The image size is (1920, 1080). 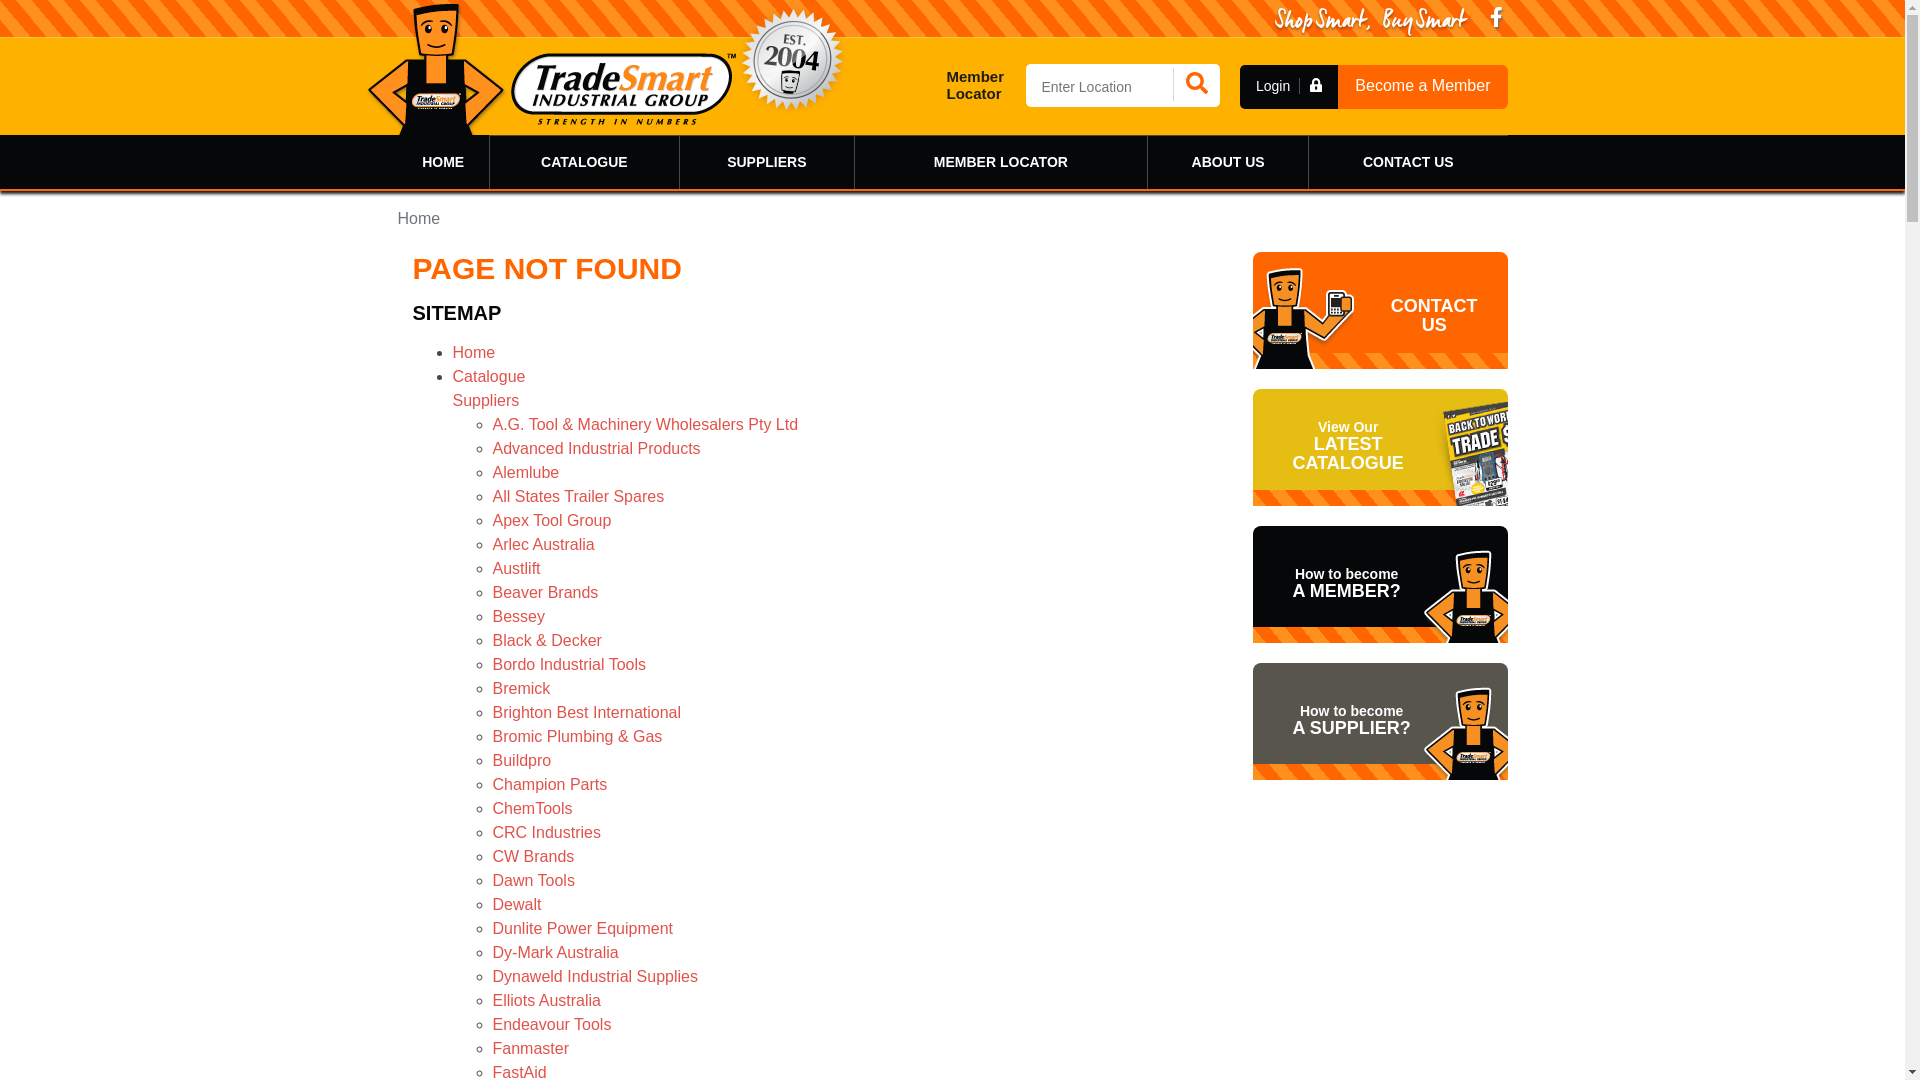 What do you see at coordinates (1001, 161) in the screenshot?
I see `'MEMBER LOCATOR'` at bounding box center [1001, 161].